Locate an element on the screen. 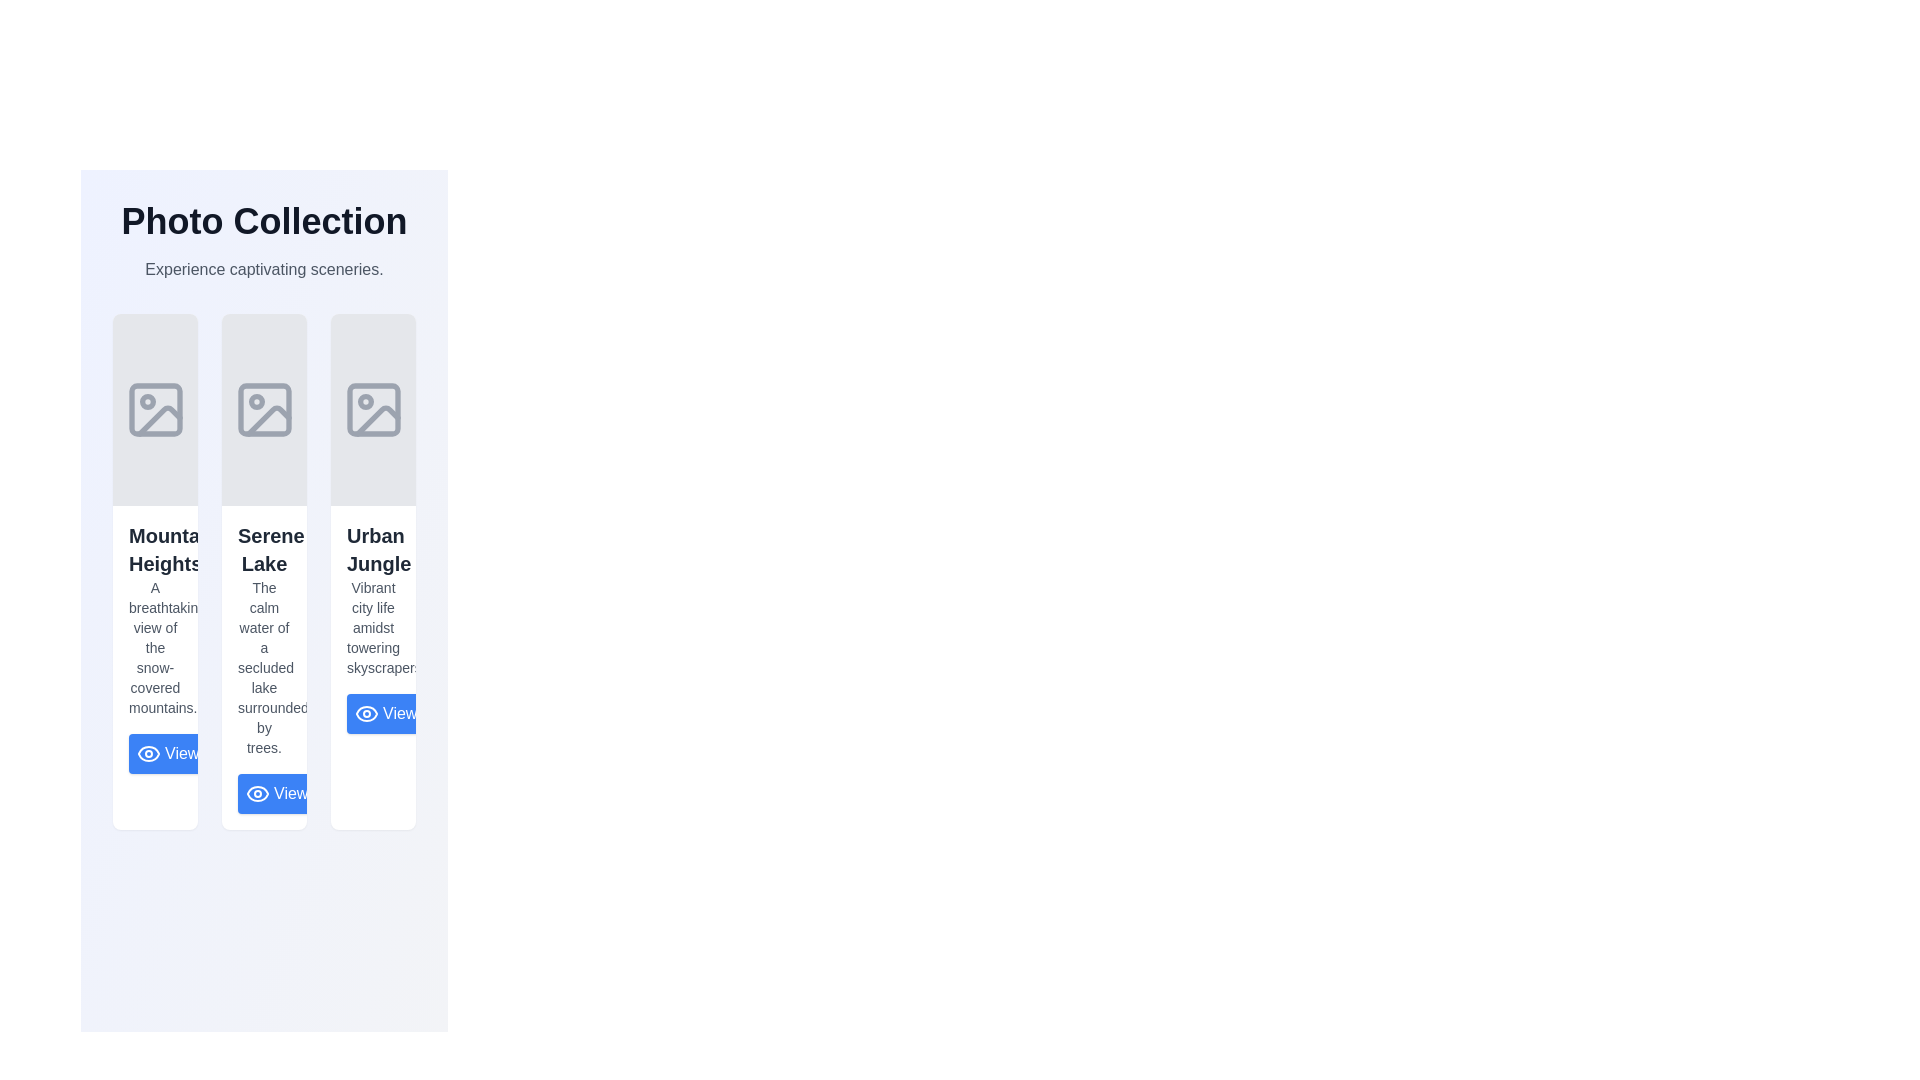  the graphical icon representing an image or photo, which is the first icon in the three-column layout under the 'Mountain Heights' card is located at coordinates (154, 408).